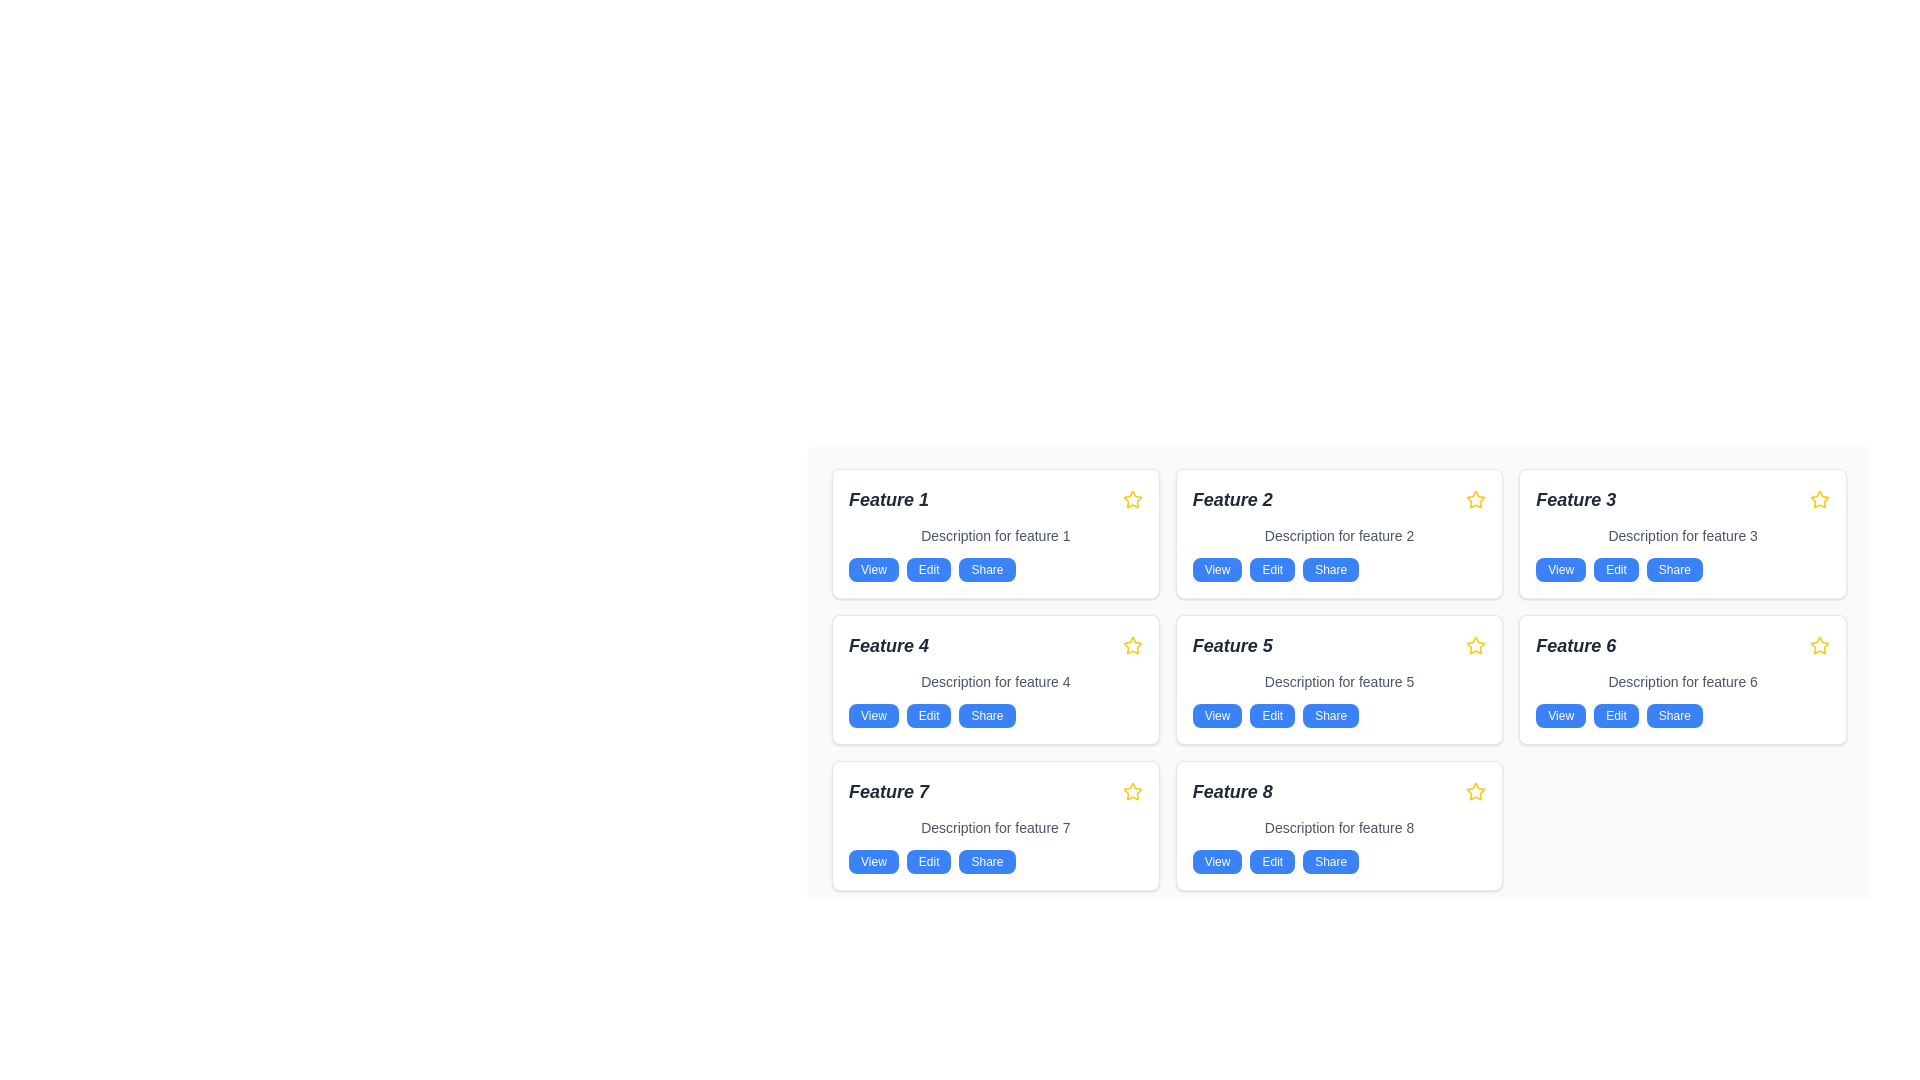  What do you see at coordinates (873, 860) in the screenshot?
I see `the 'View' button, which is the first button in a group of three (View, Edit, Share) located at the bottom of the 'Feature 7' section` at bounding box center [873, 860].